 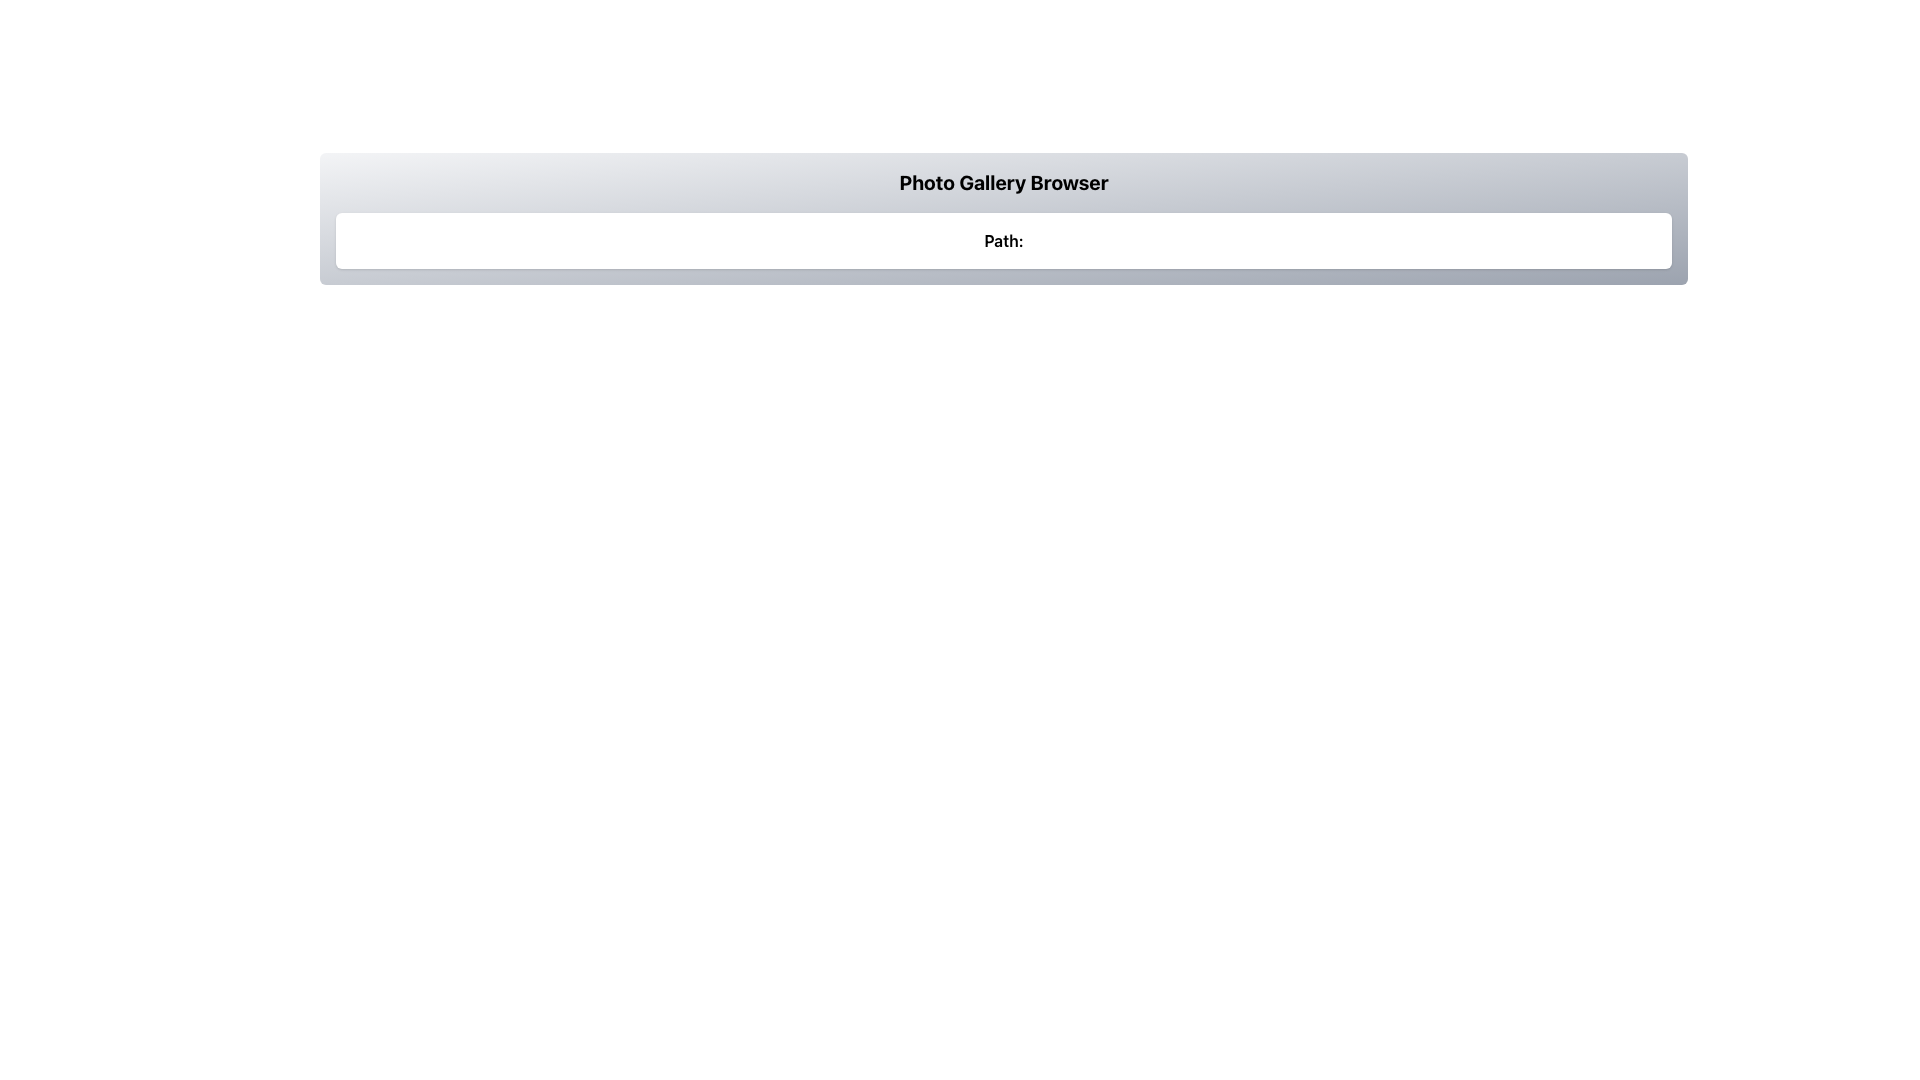 What do you see at coordinates (1003, 182) in the screenshot?
I see `text label 'Photo Gallery Browser' which is prominently styled in bold and large font, located at the top of the gradient-background card layout` at bounding box center [1003, 182].